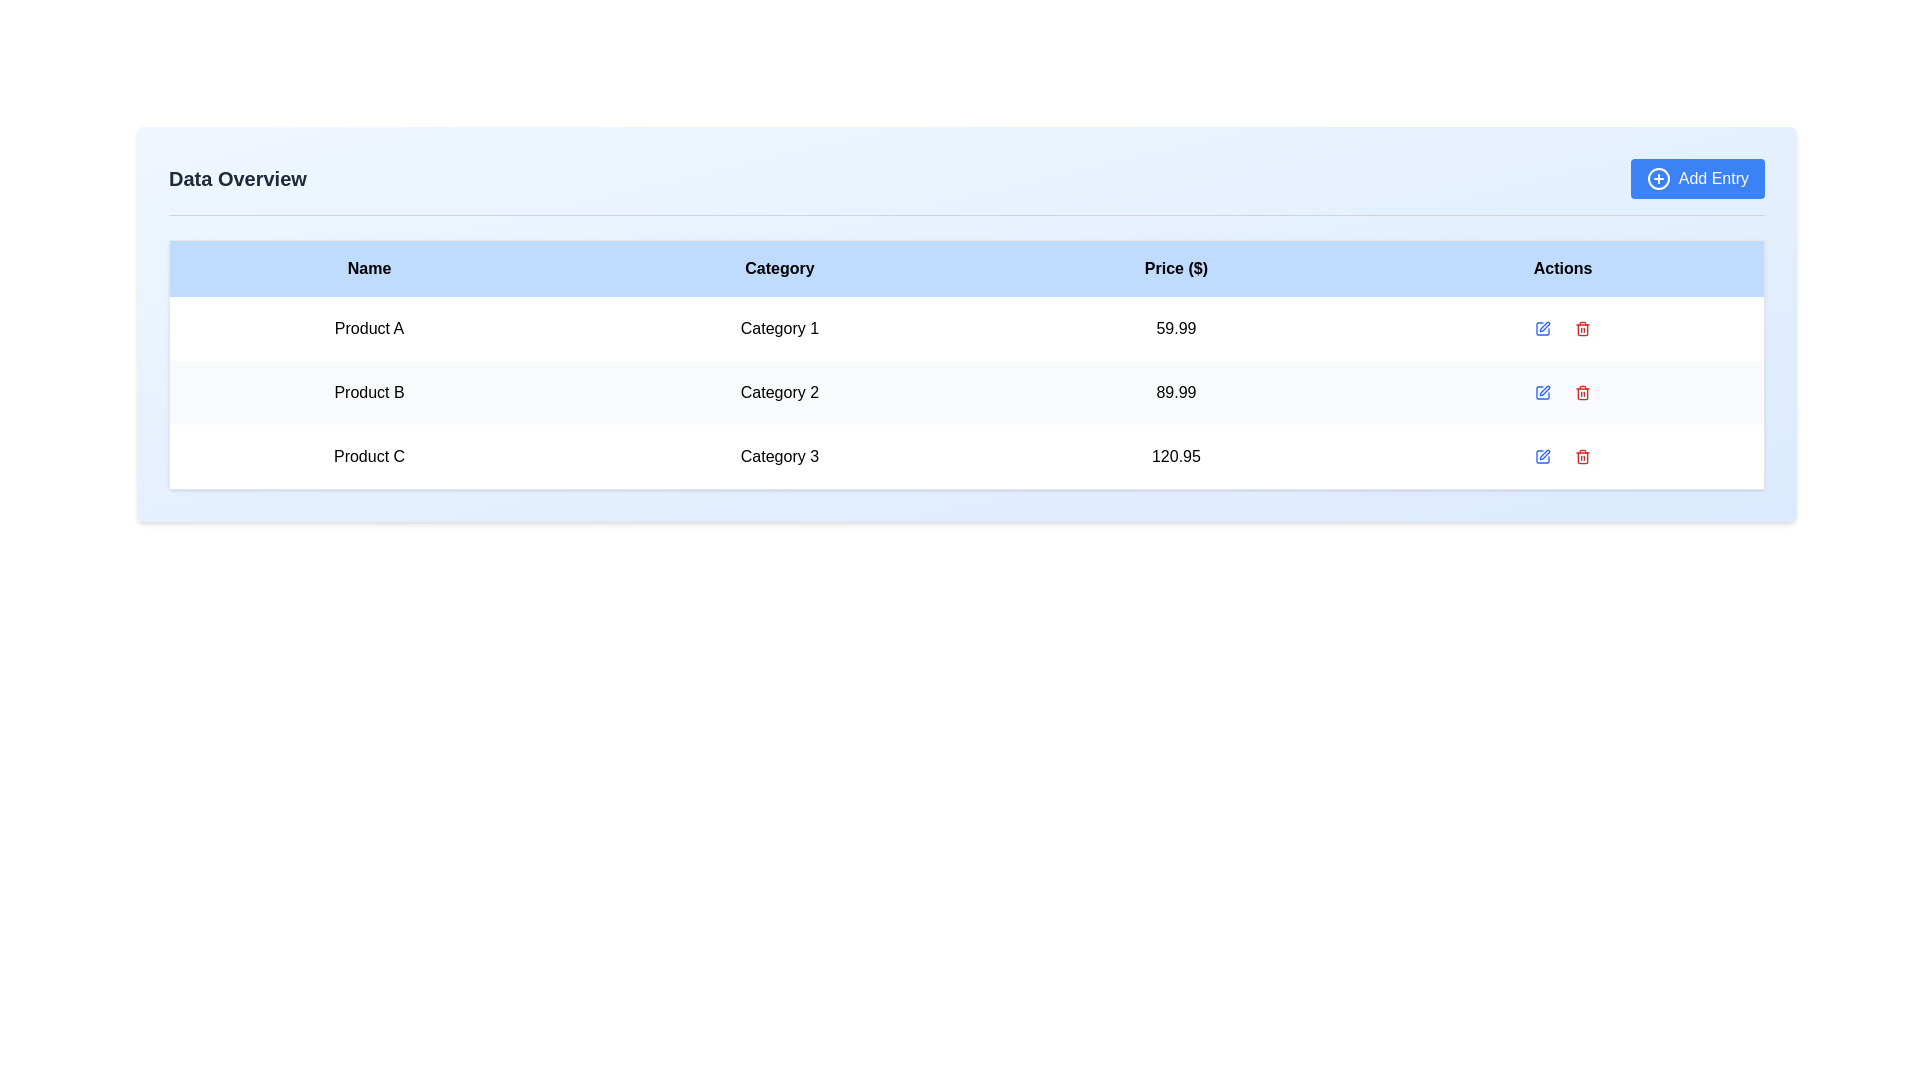 The height and width of the screenshot is (1080, 1920). What do you see at coordinates (1541, 456) in the screenshot?
I see `the outline square graphic icon located in the 'Actions' column of the data table` at bounding box center [1541, 456].